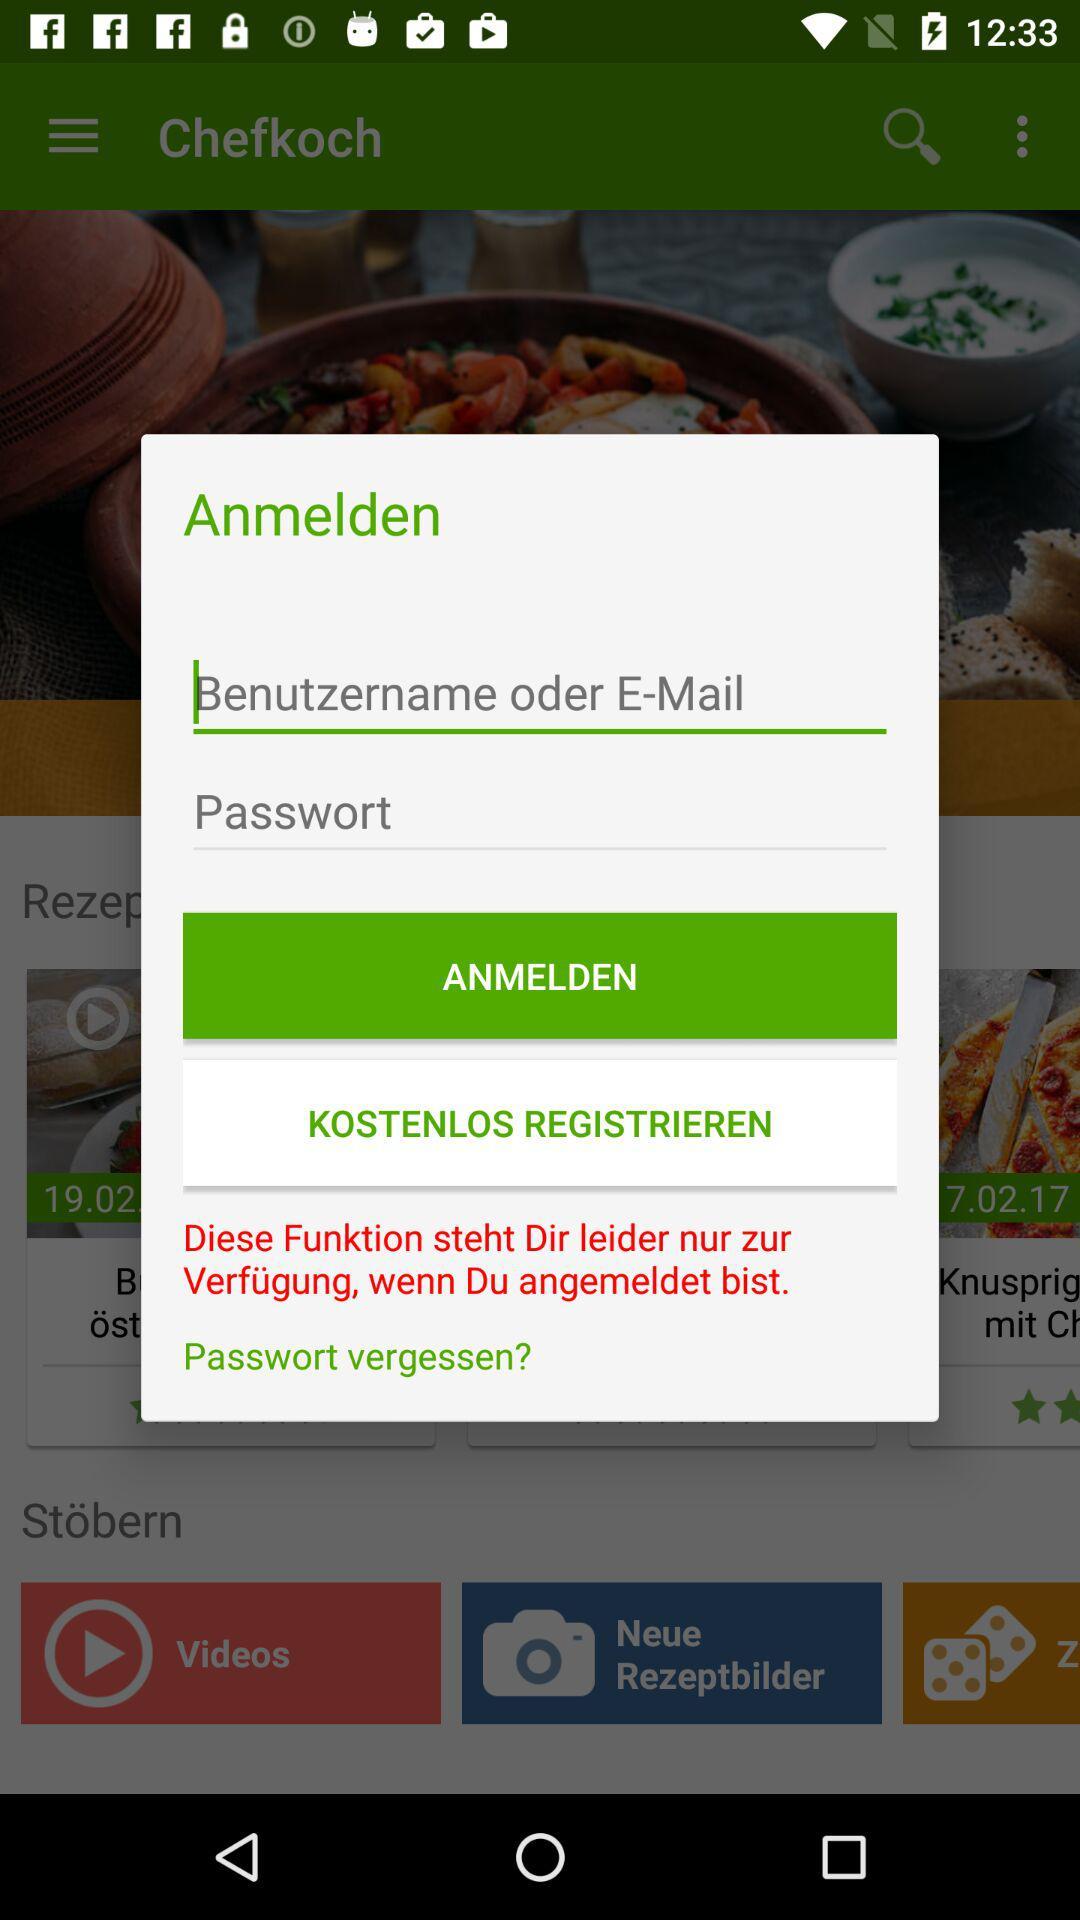  I want to click on email field, so click(540, 692).